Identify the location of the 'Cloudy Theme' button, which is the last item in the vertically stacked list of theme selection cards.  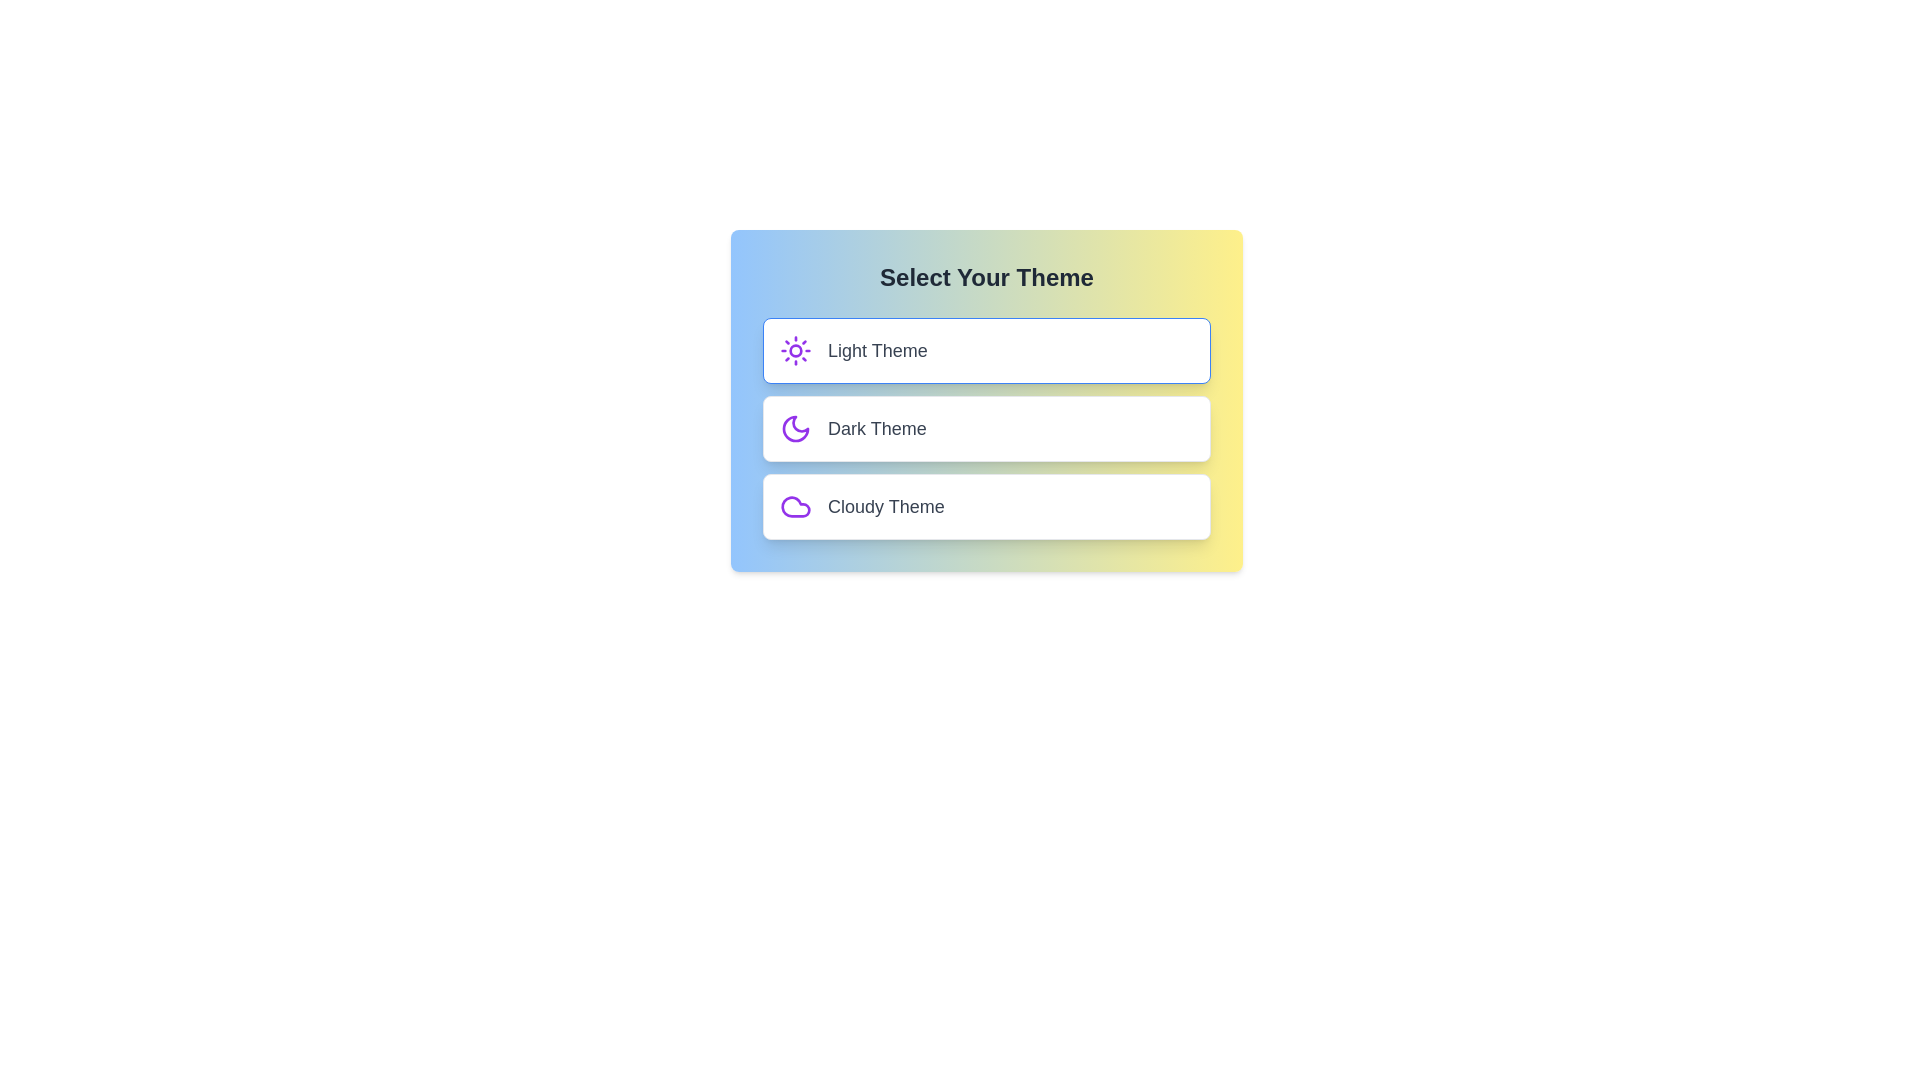
(987, 505).